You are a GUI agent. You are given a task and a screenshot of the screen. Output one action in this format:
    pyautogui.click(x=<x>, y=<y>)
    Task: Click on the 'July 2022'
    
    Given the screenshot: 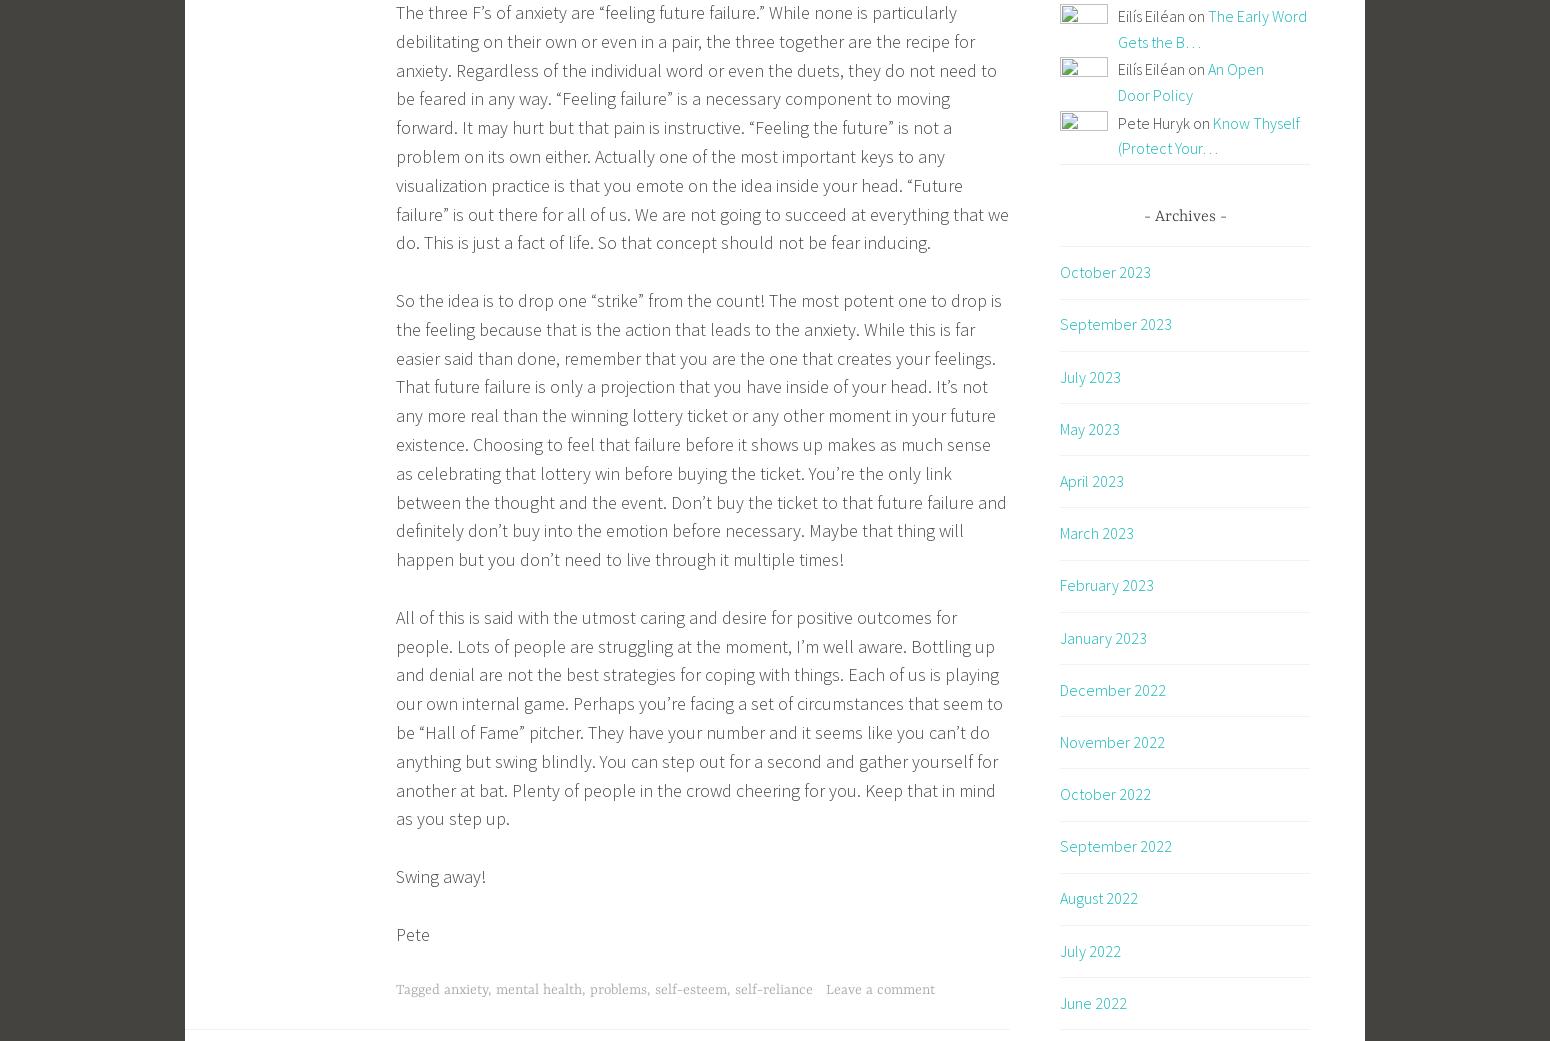 What is the action you would take?
    pyautogui.click(x=1089, y=950)
    